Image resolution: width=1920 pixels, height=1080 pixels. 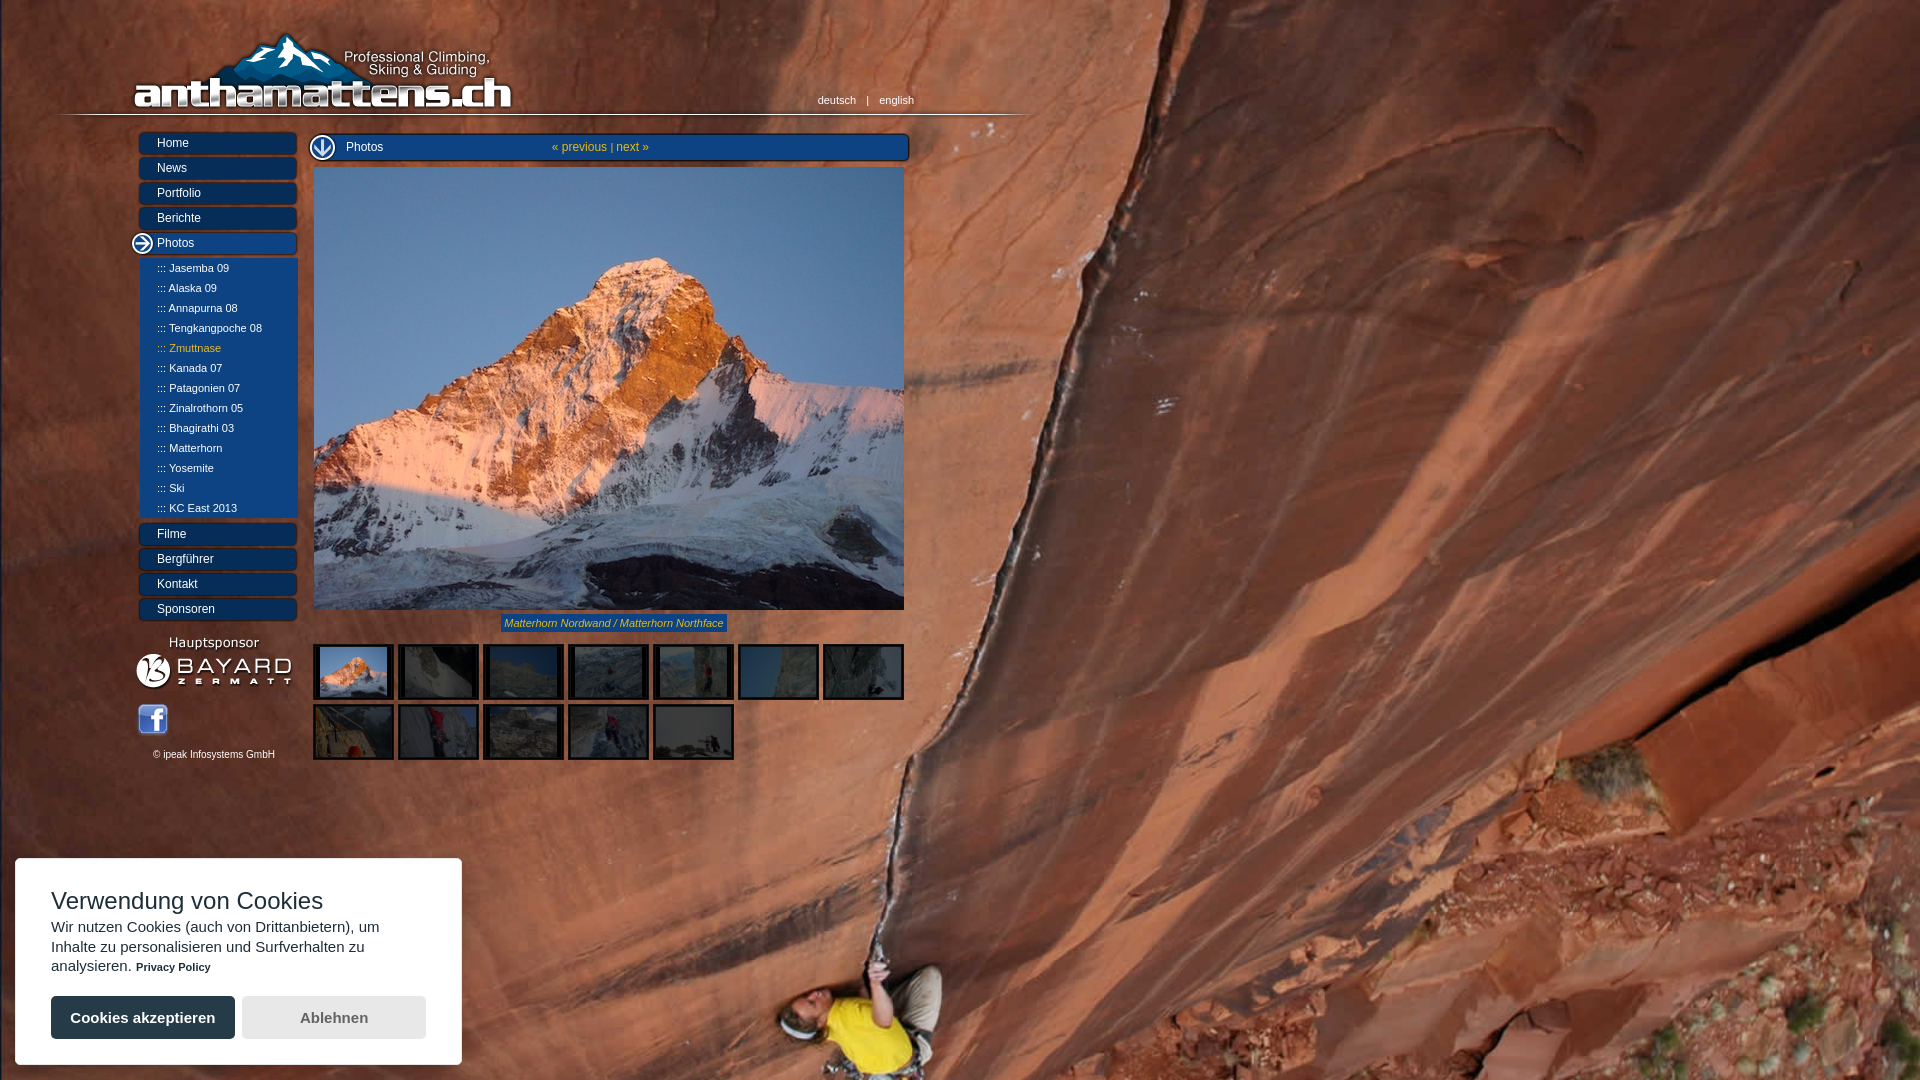 I want to click on 'Kontakt', so click(x=128, y=583).